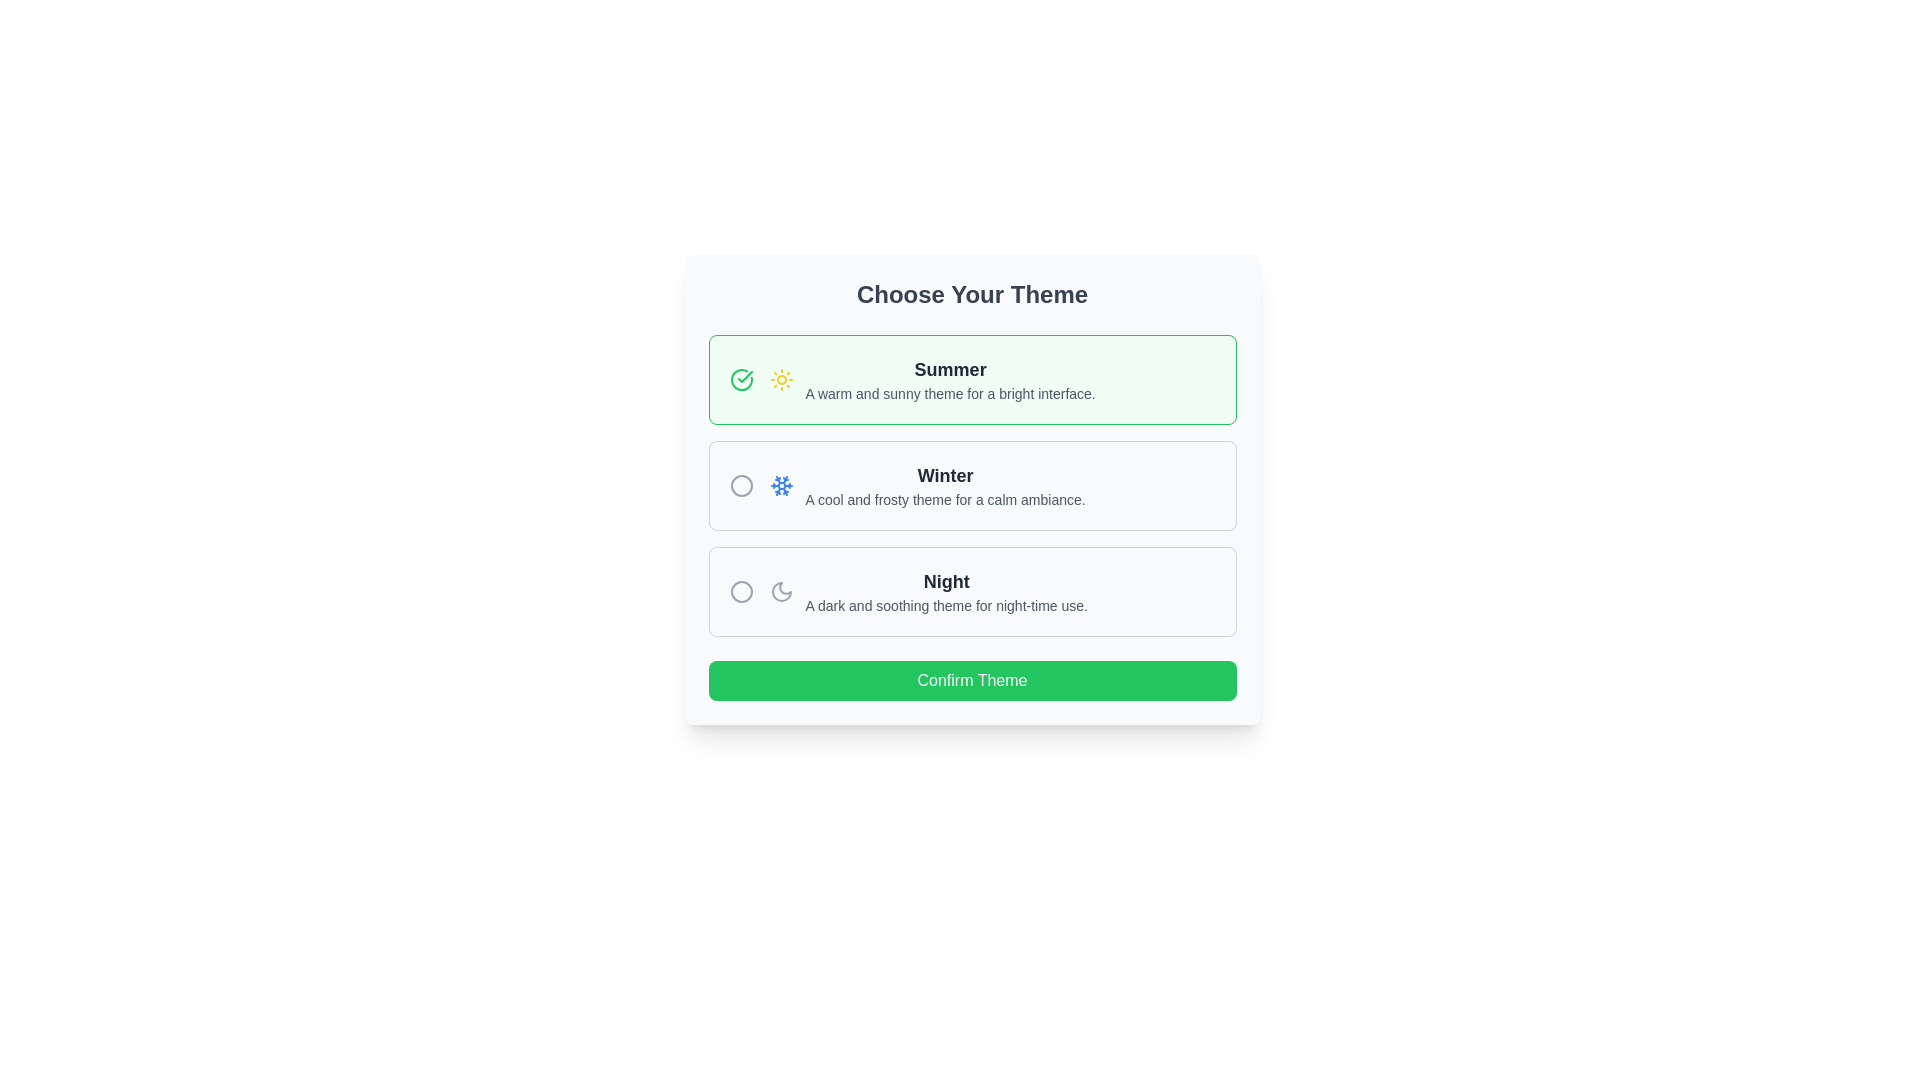  Describe the element at coordinates (949, 370) in the screenshot. I see `the main label for the 'Summer' theme option in the theme selection interface` at that location.